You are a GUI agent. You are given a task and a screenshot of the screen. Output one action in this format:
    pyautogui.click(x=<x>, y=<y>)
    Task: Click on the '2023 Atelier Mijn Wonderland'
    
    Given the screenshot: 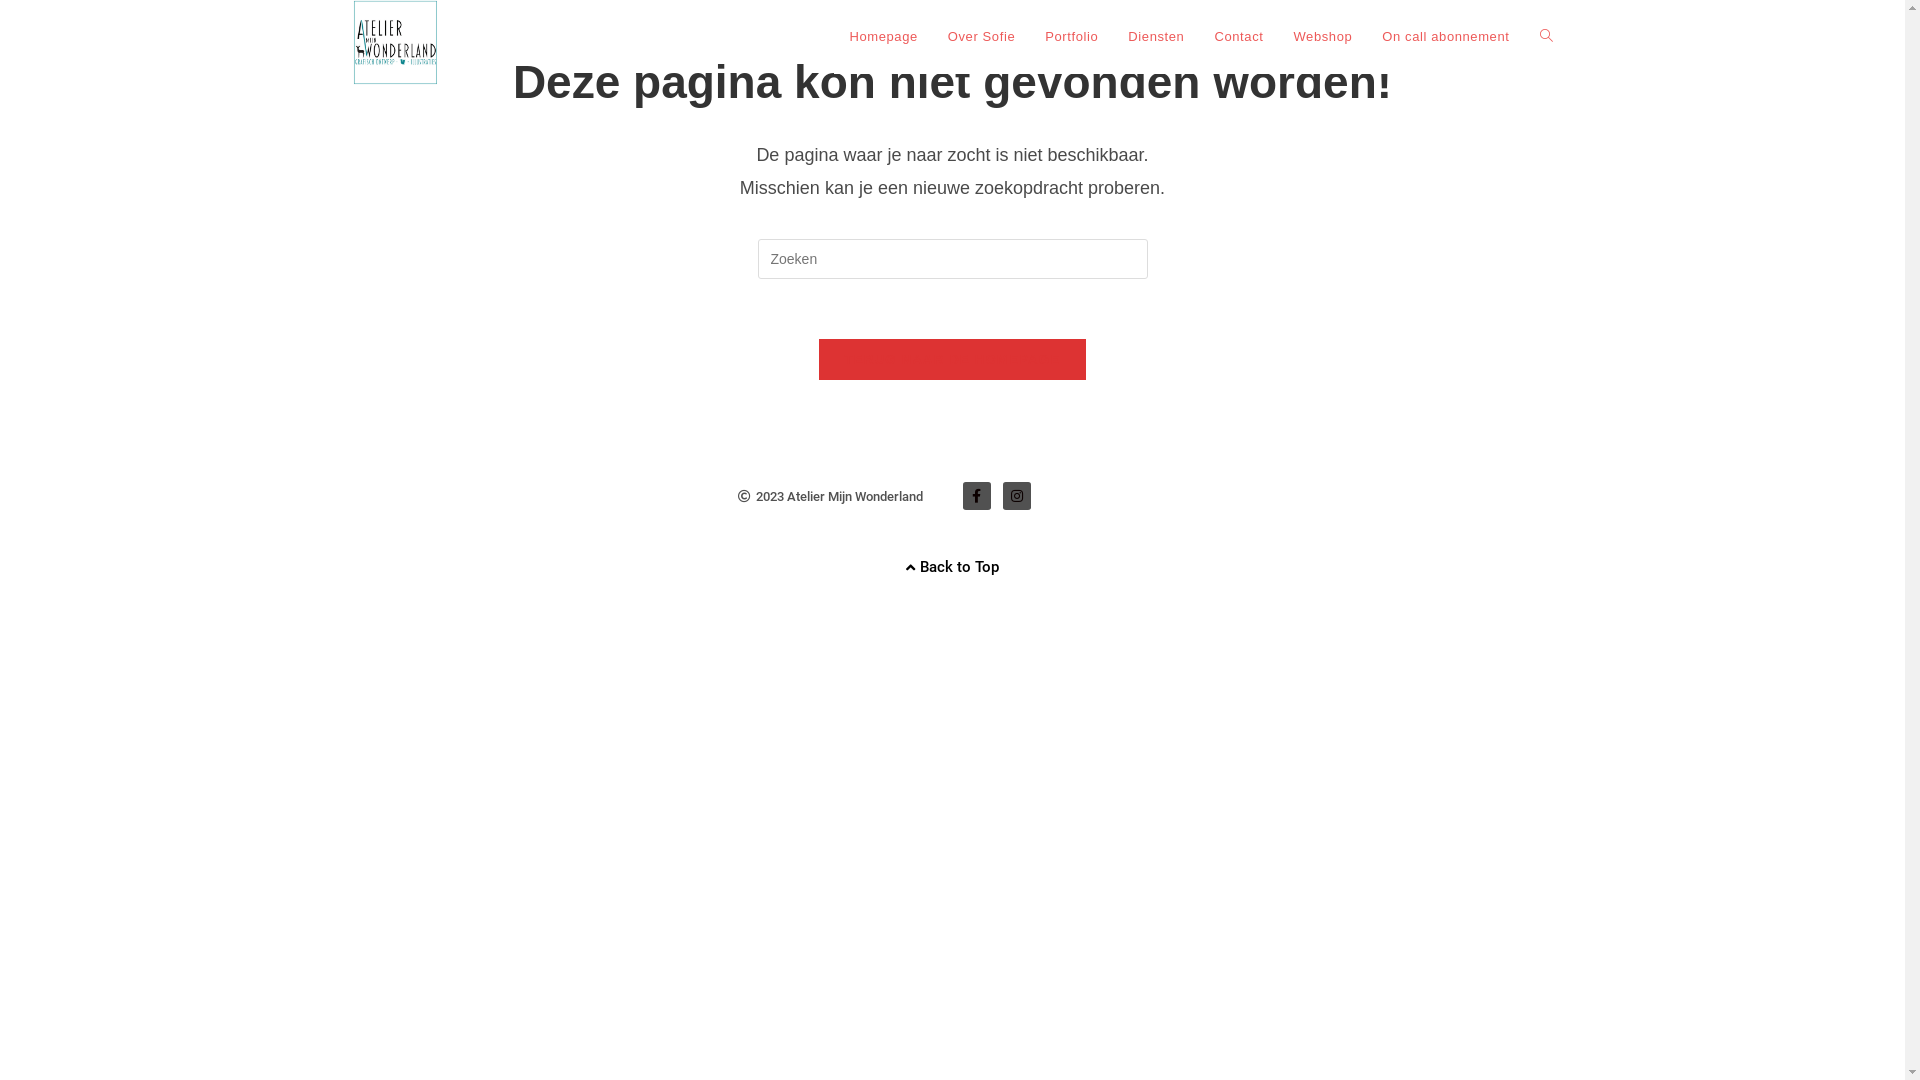 What is the action you would take?
    pyautogui.click(x=830, y=495)
    